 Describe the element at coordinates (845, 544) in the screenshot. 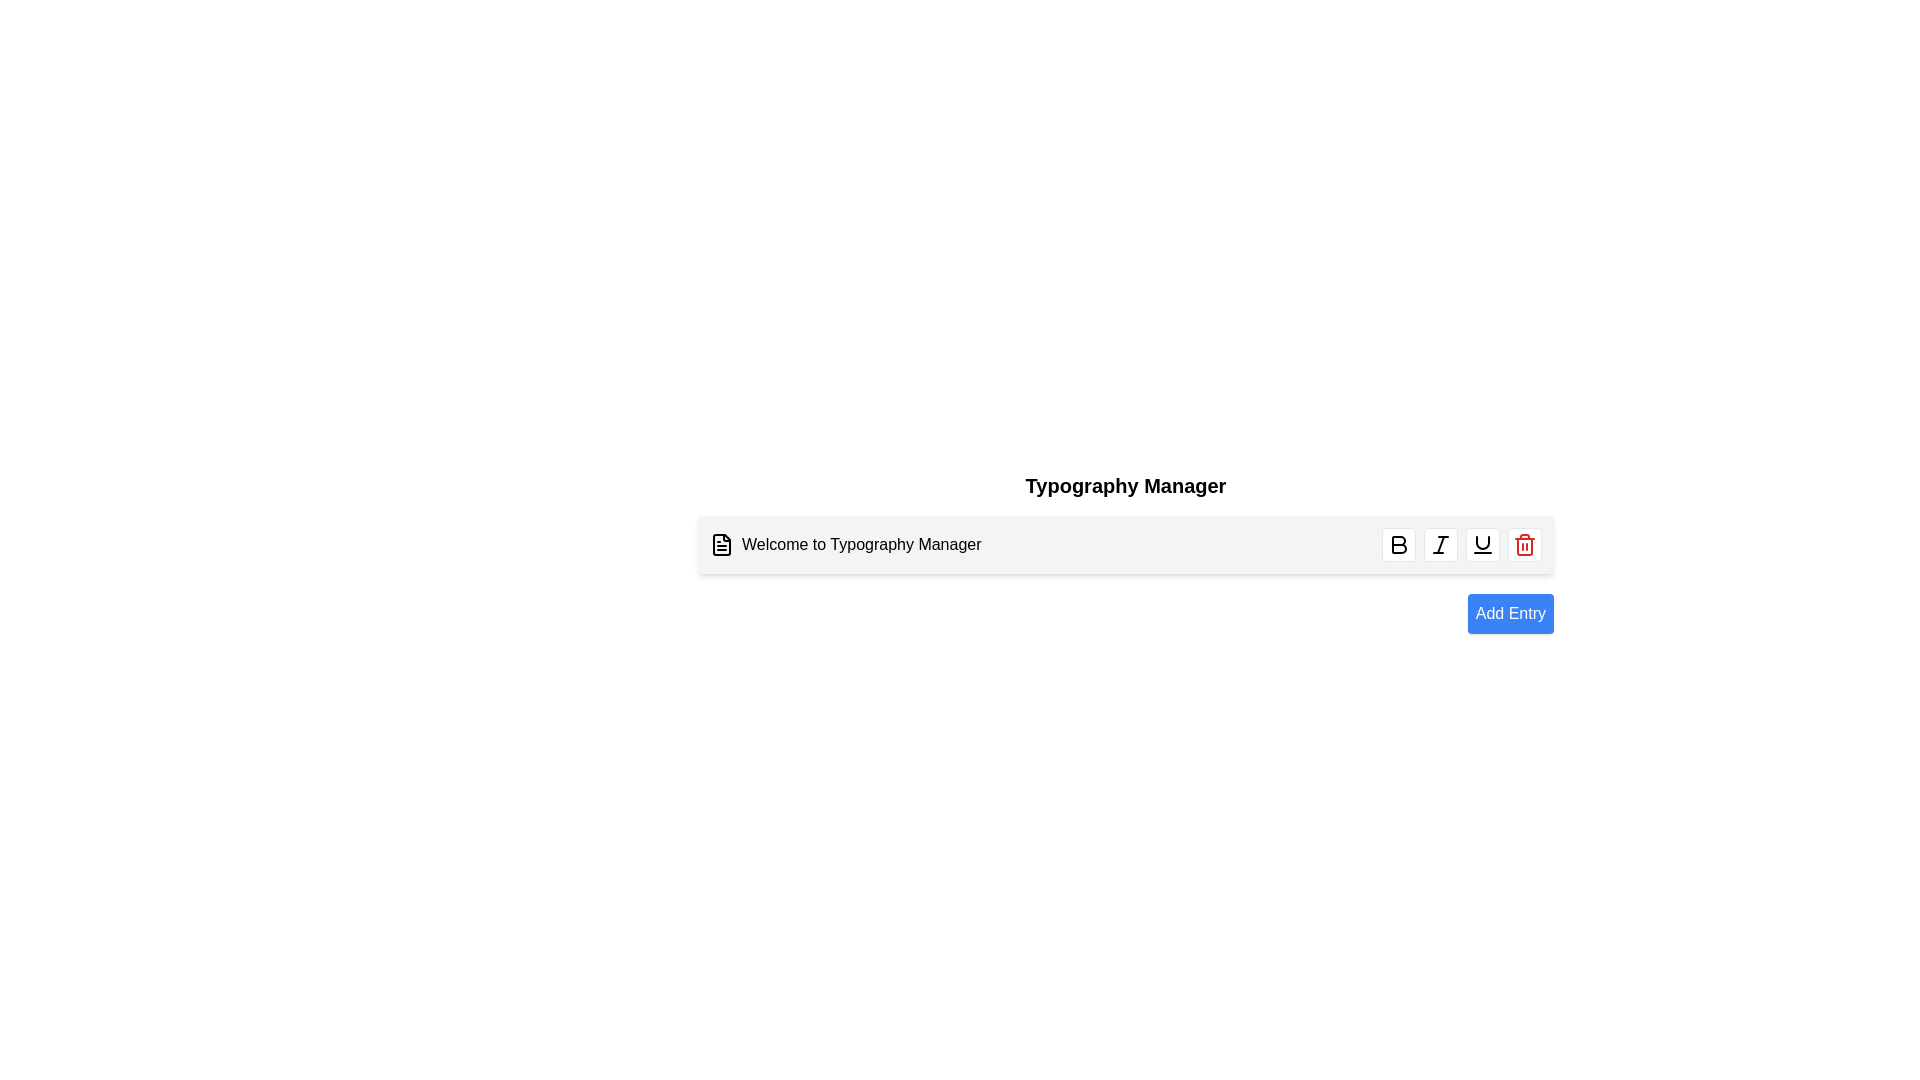

I see `the Label located in the left section of the panel with a light gray background to check for possible interactivity` at that location.